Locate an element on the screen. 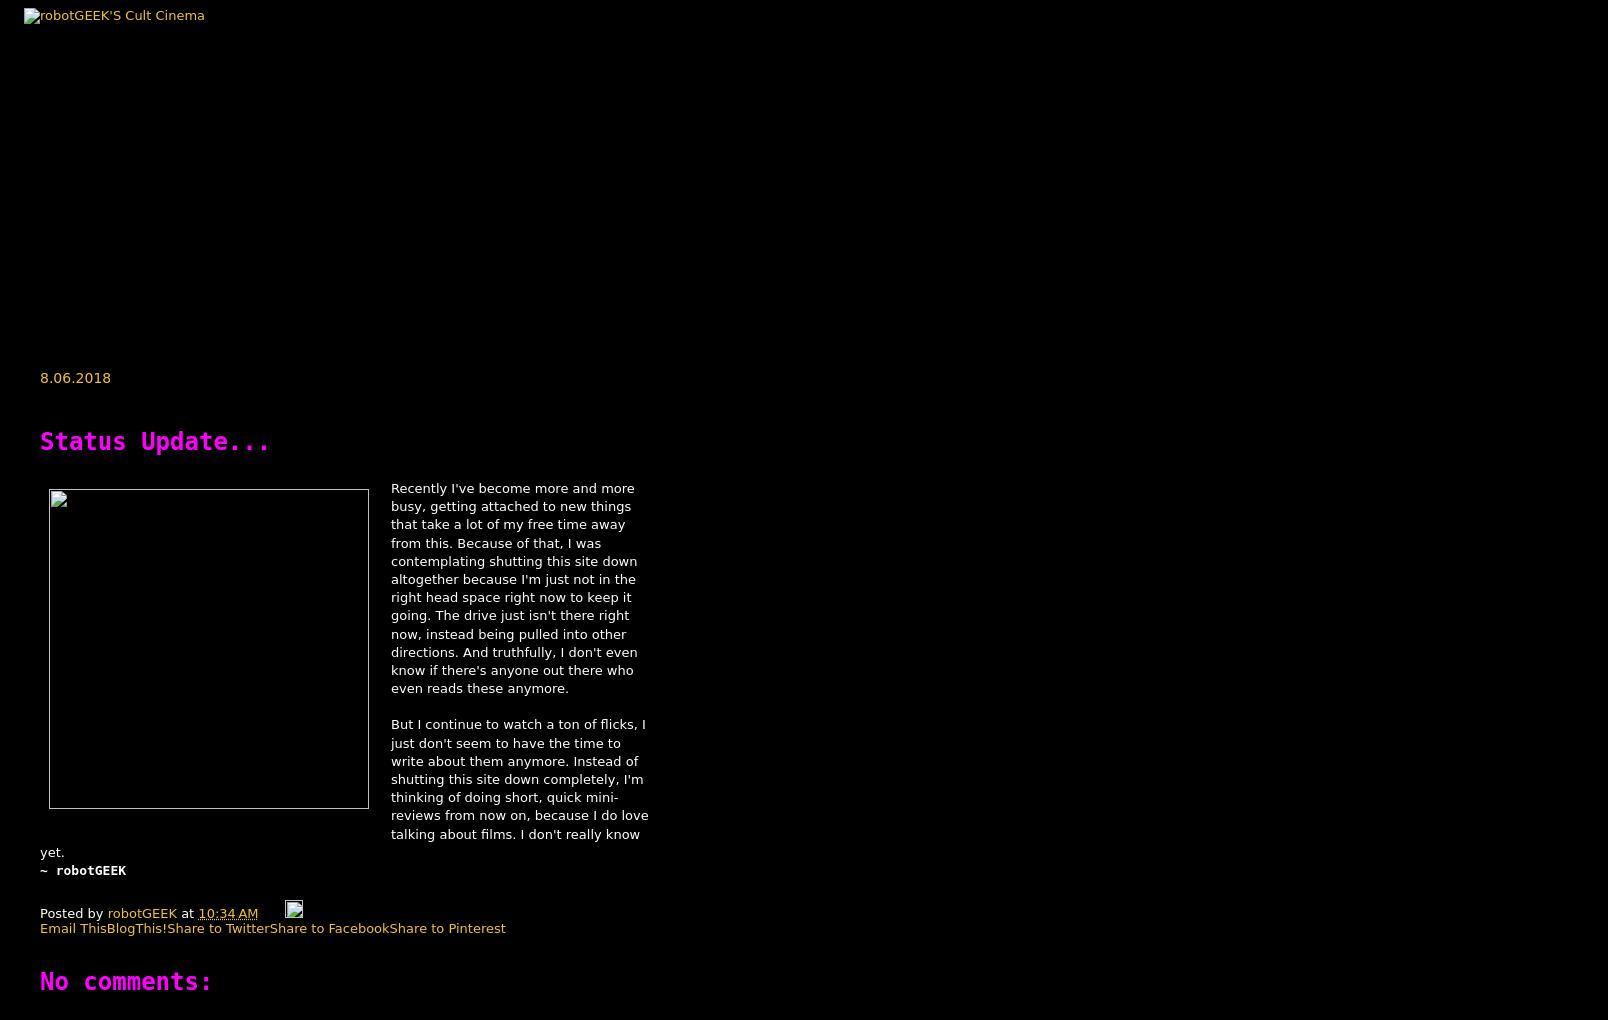  'Share to Pinterest' is located at coordinates (446, 927).